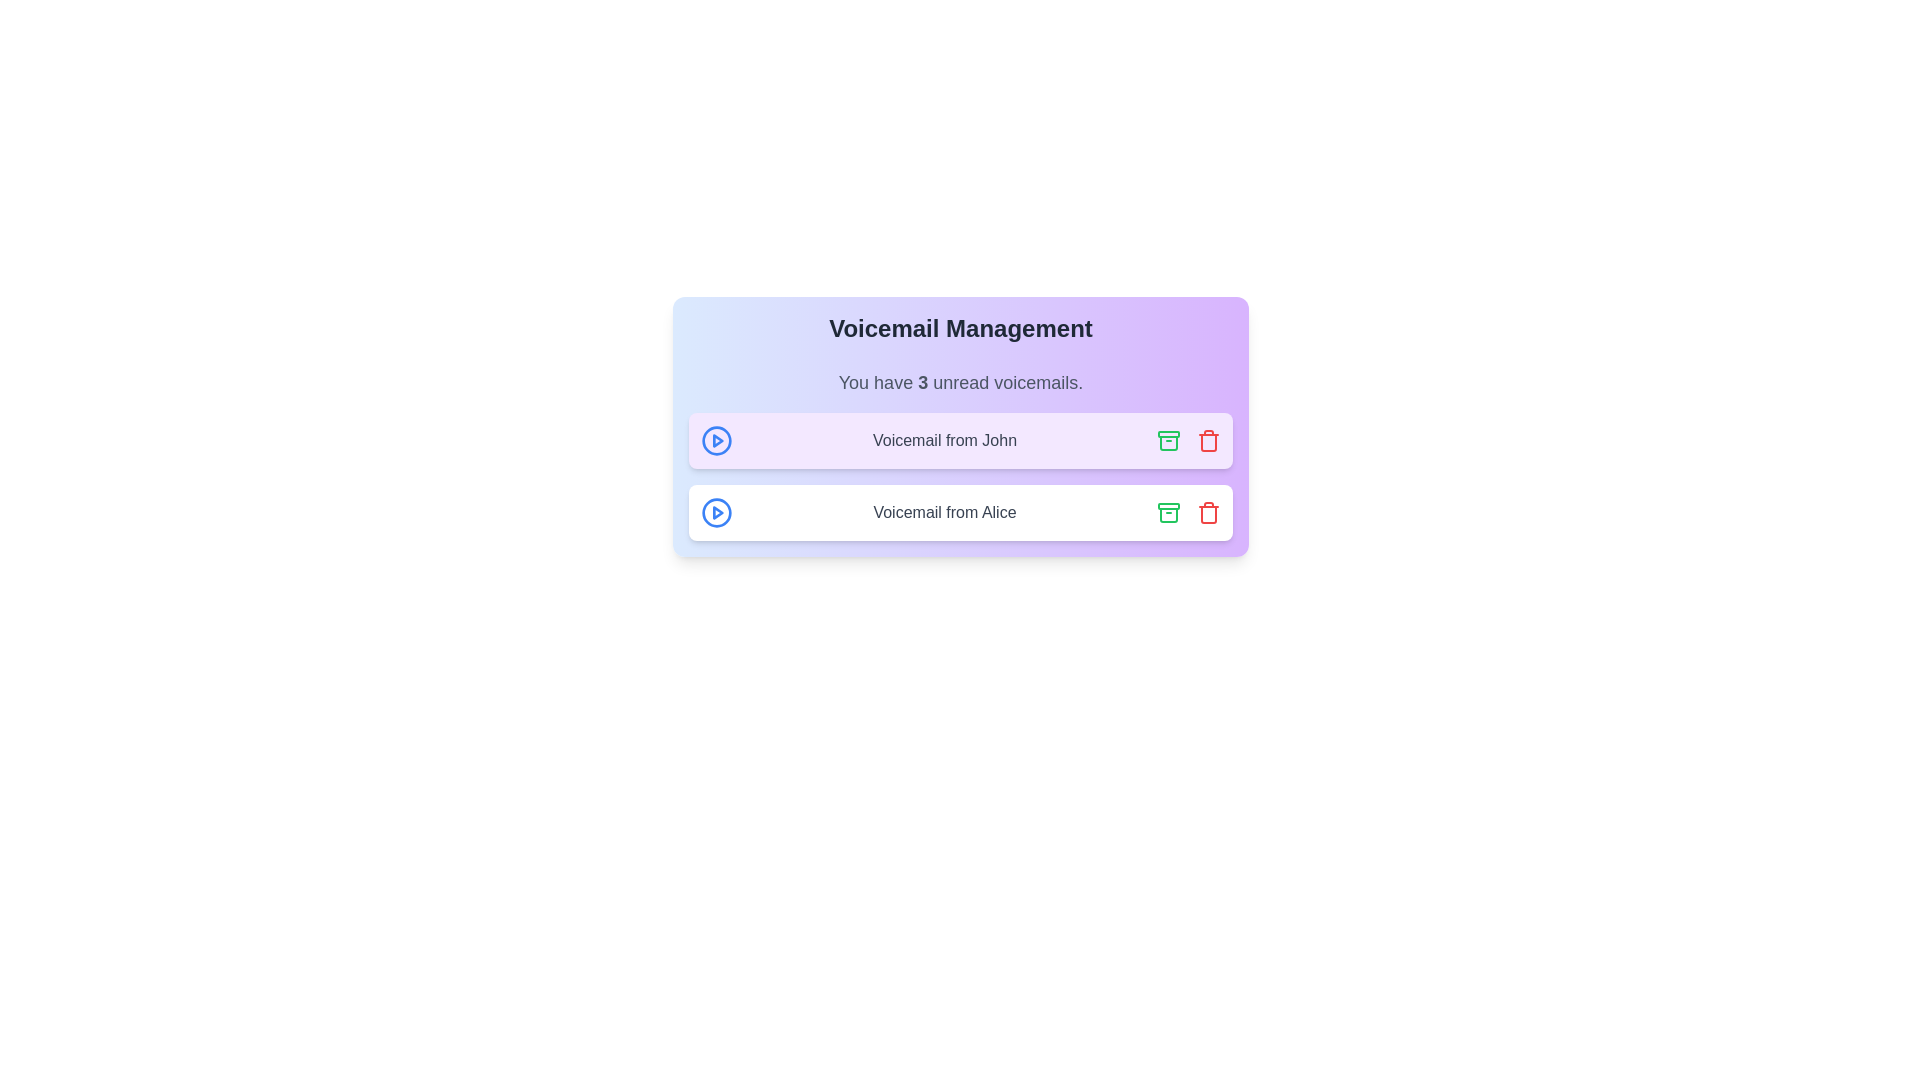 This screenshot has height=1080, width=1920. I want to click on the archive action button for the voicemail item located to the left of the red trash bin icon, which changes its color upon hover, so click(1169, 512).